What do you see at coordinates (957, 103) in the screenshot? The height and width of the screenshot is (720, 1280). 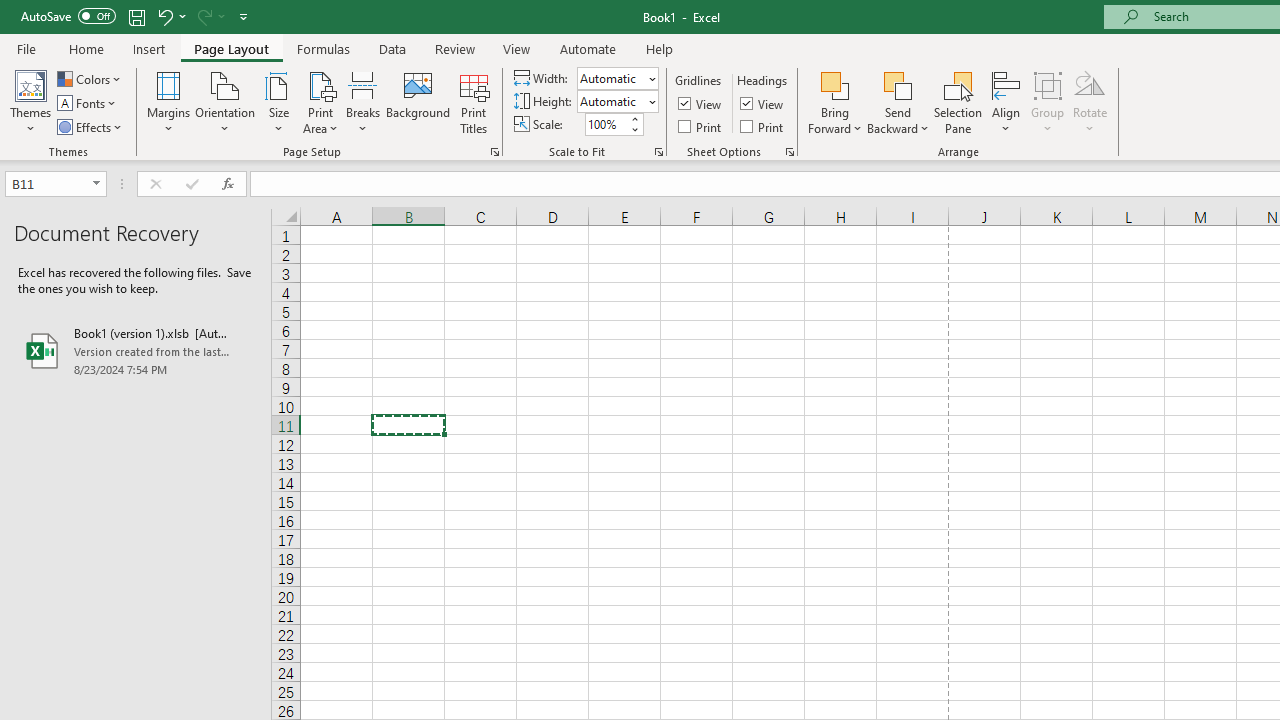 I see `'Selection Pane...'` at bounding box center [957, 103].